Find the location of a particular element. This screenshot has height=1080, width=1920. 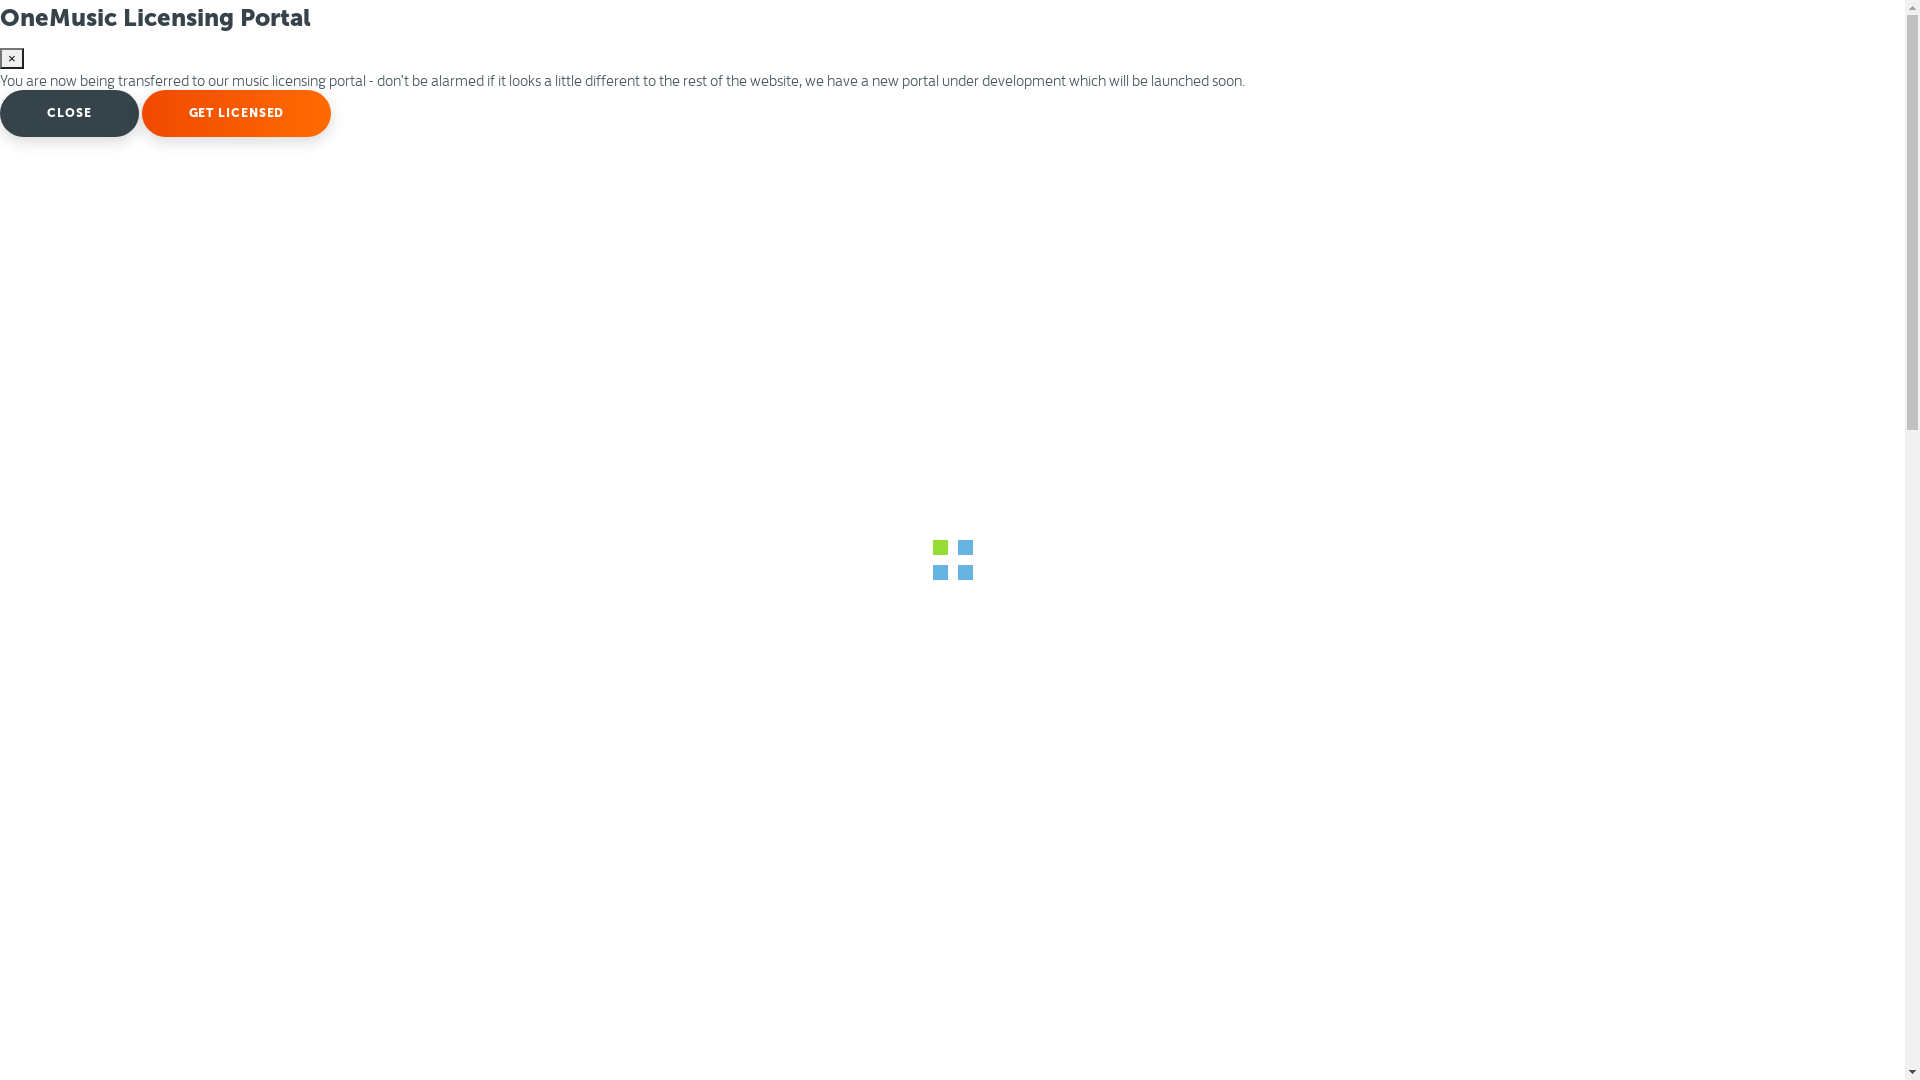

'CLOSE' is located at coordinates (69, 113).